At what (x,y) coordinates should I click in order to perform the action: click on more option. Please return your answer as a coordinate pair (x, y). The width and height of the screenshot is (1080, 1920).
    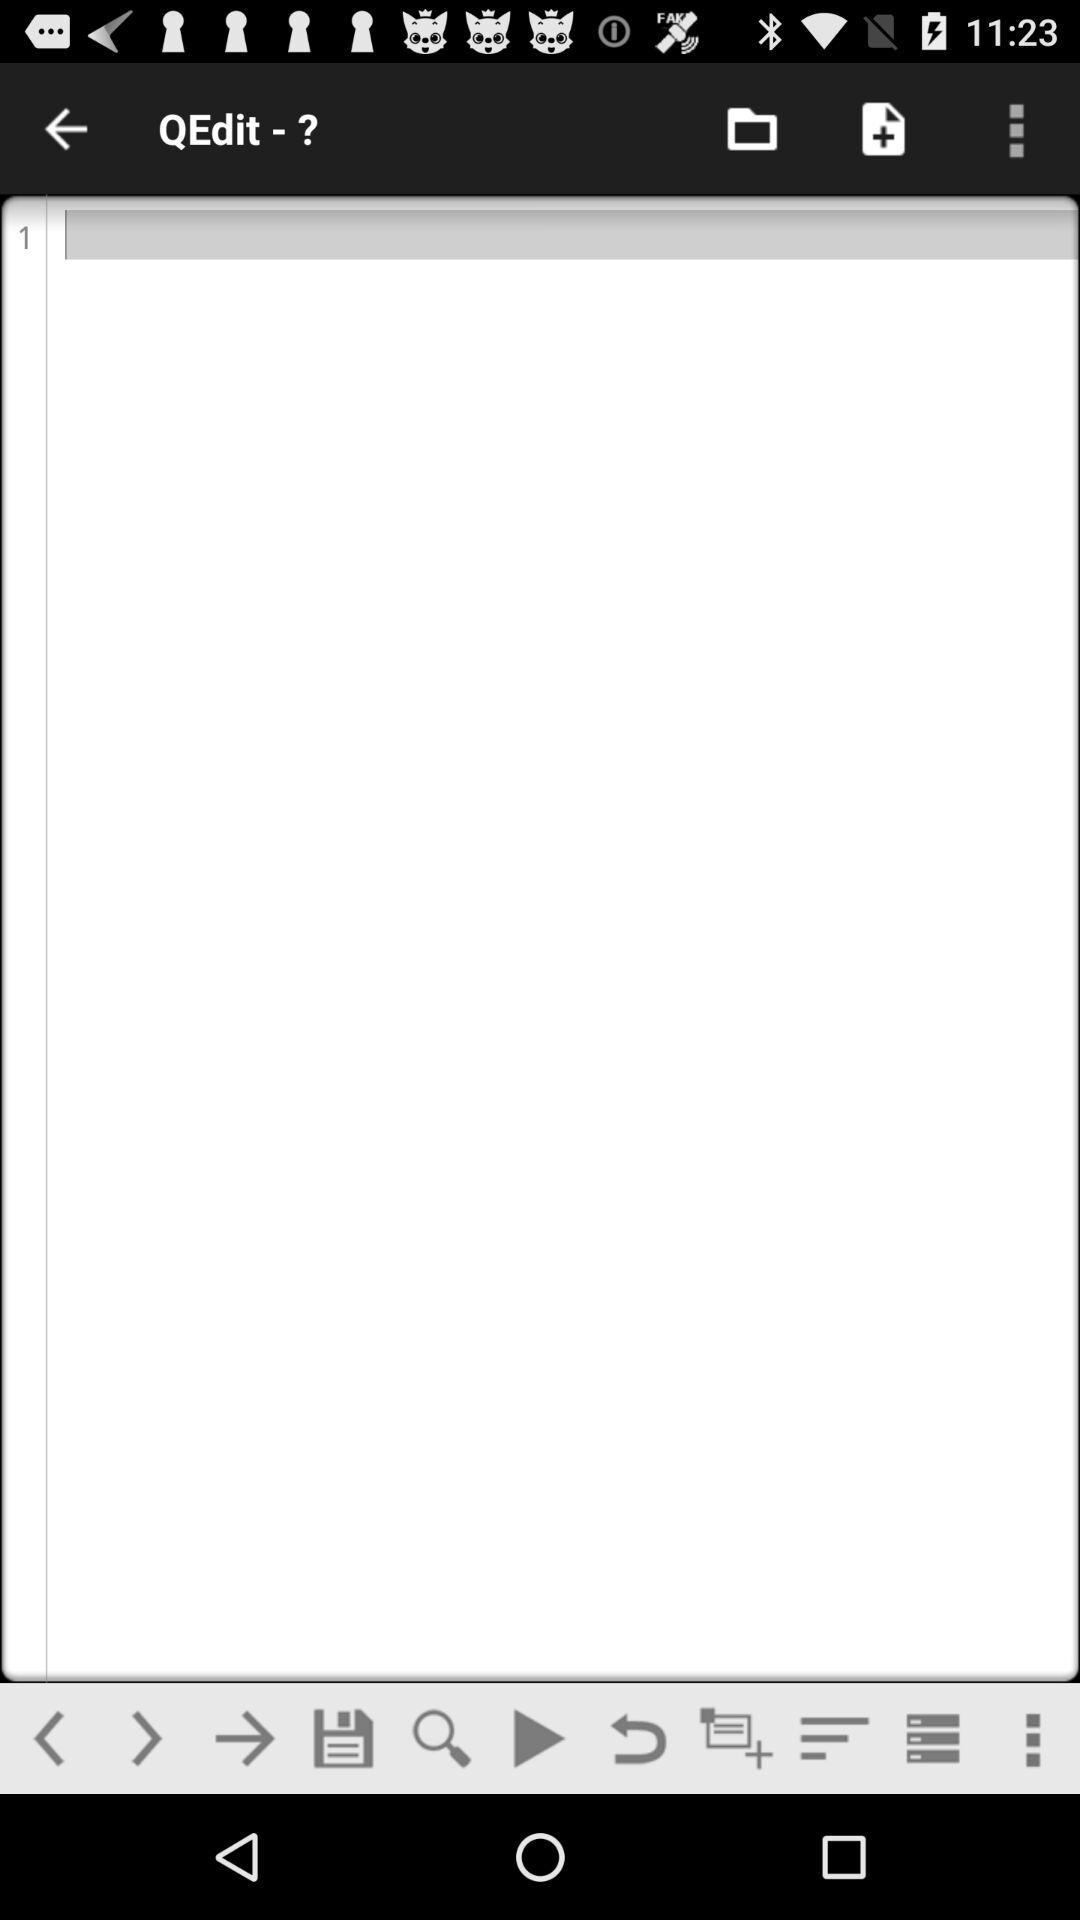
    Looking at the image, I should click on (1030, 1737).